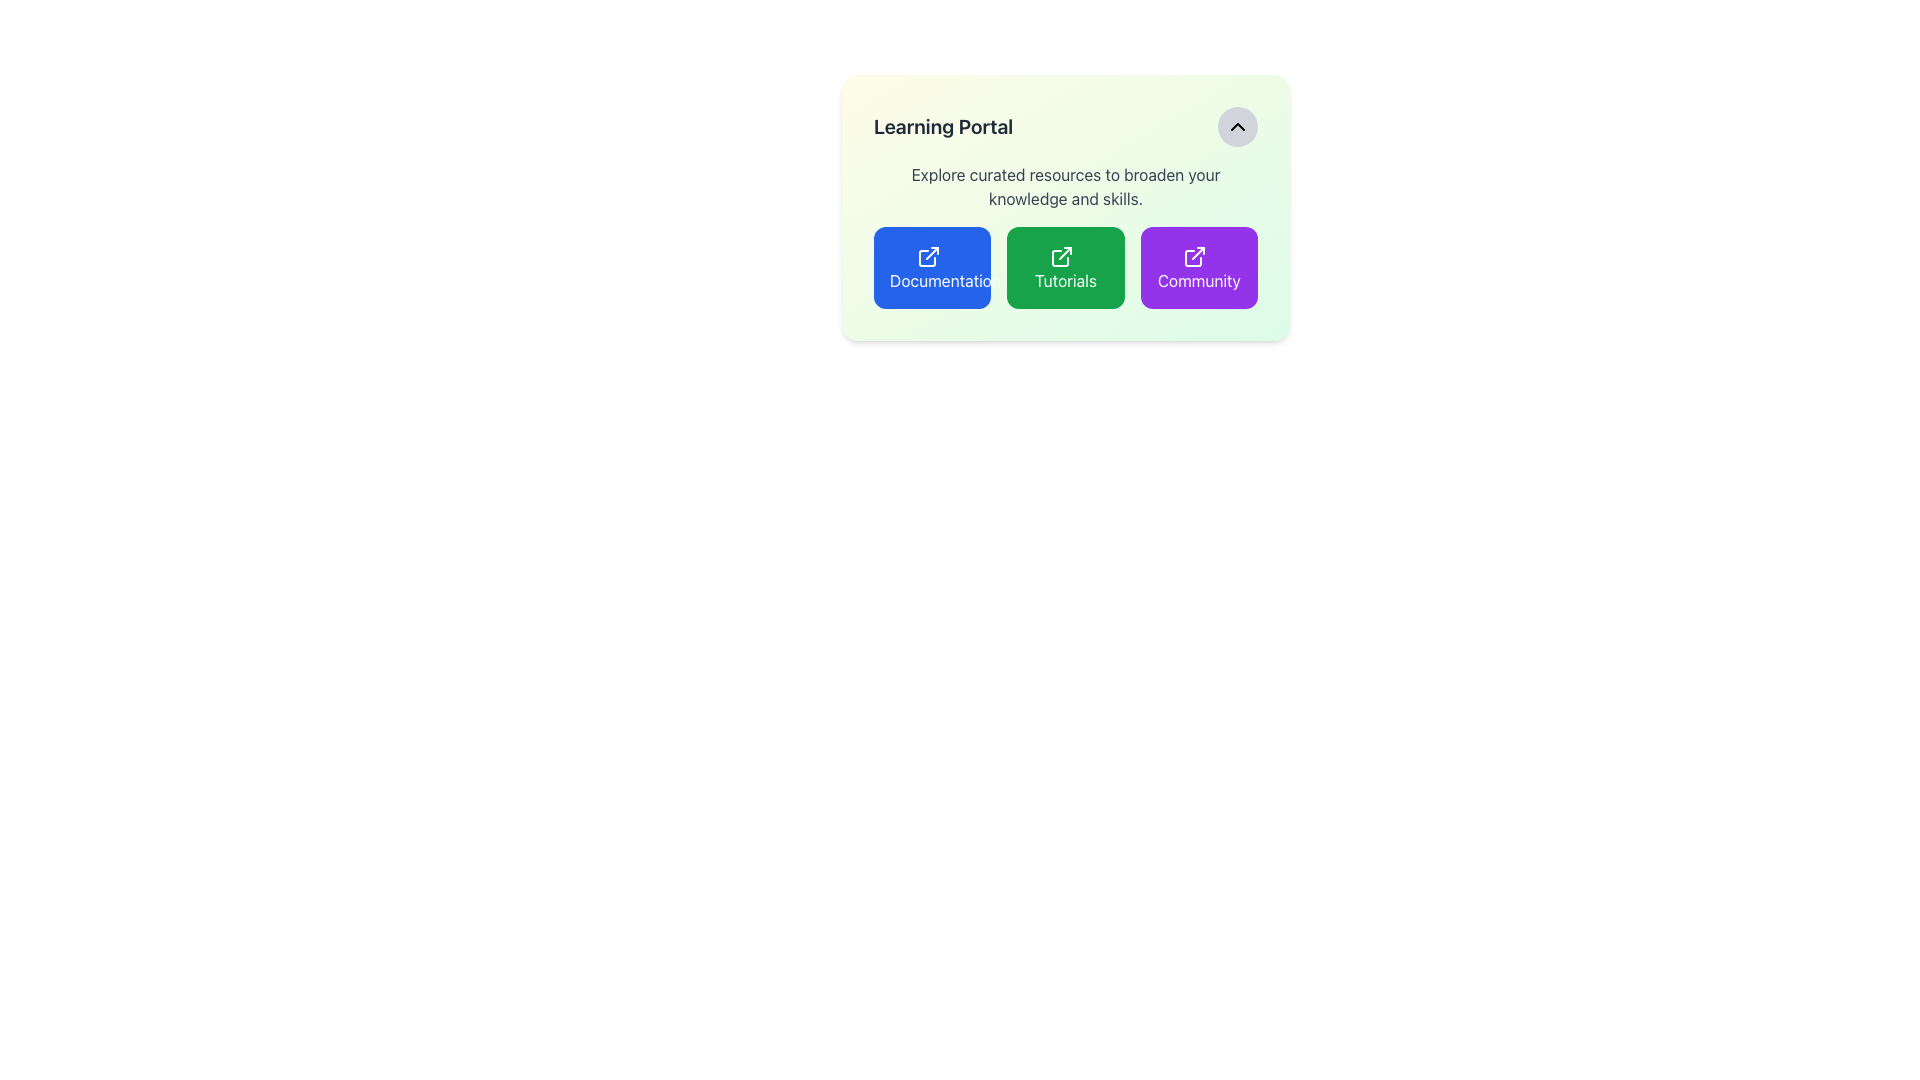 The image size is (1920, 1080). Describe the element at coordinates (1059, 257) in the screenshot. I see `the 'Tutorials' icon located at the bottom of the green box in the second row of buttons under the 'Learning Portal' heading to follow the associated link` at that location.